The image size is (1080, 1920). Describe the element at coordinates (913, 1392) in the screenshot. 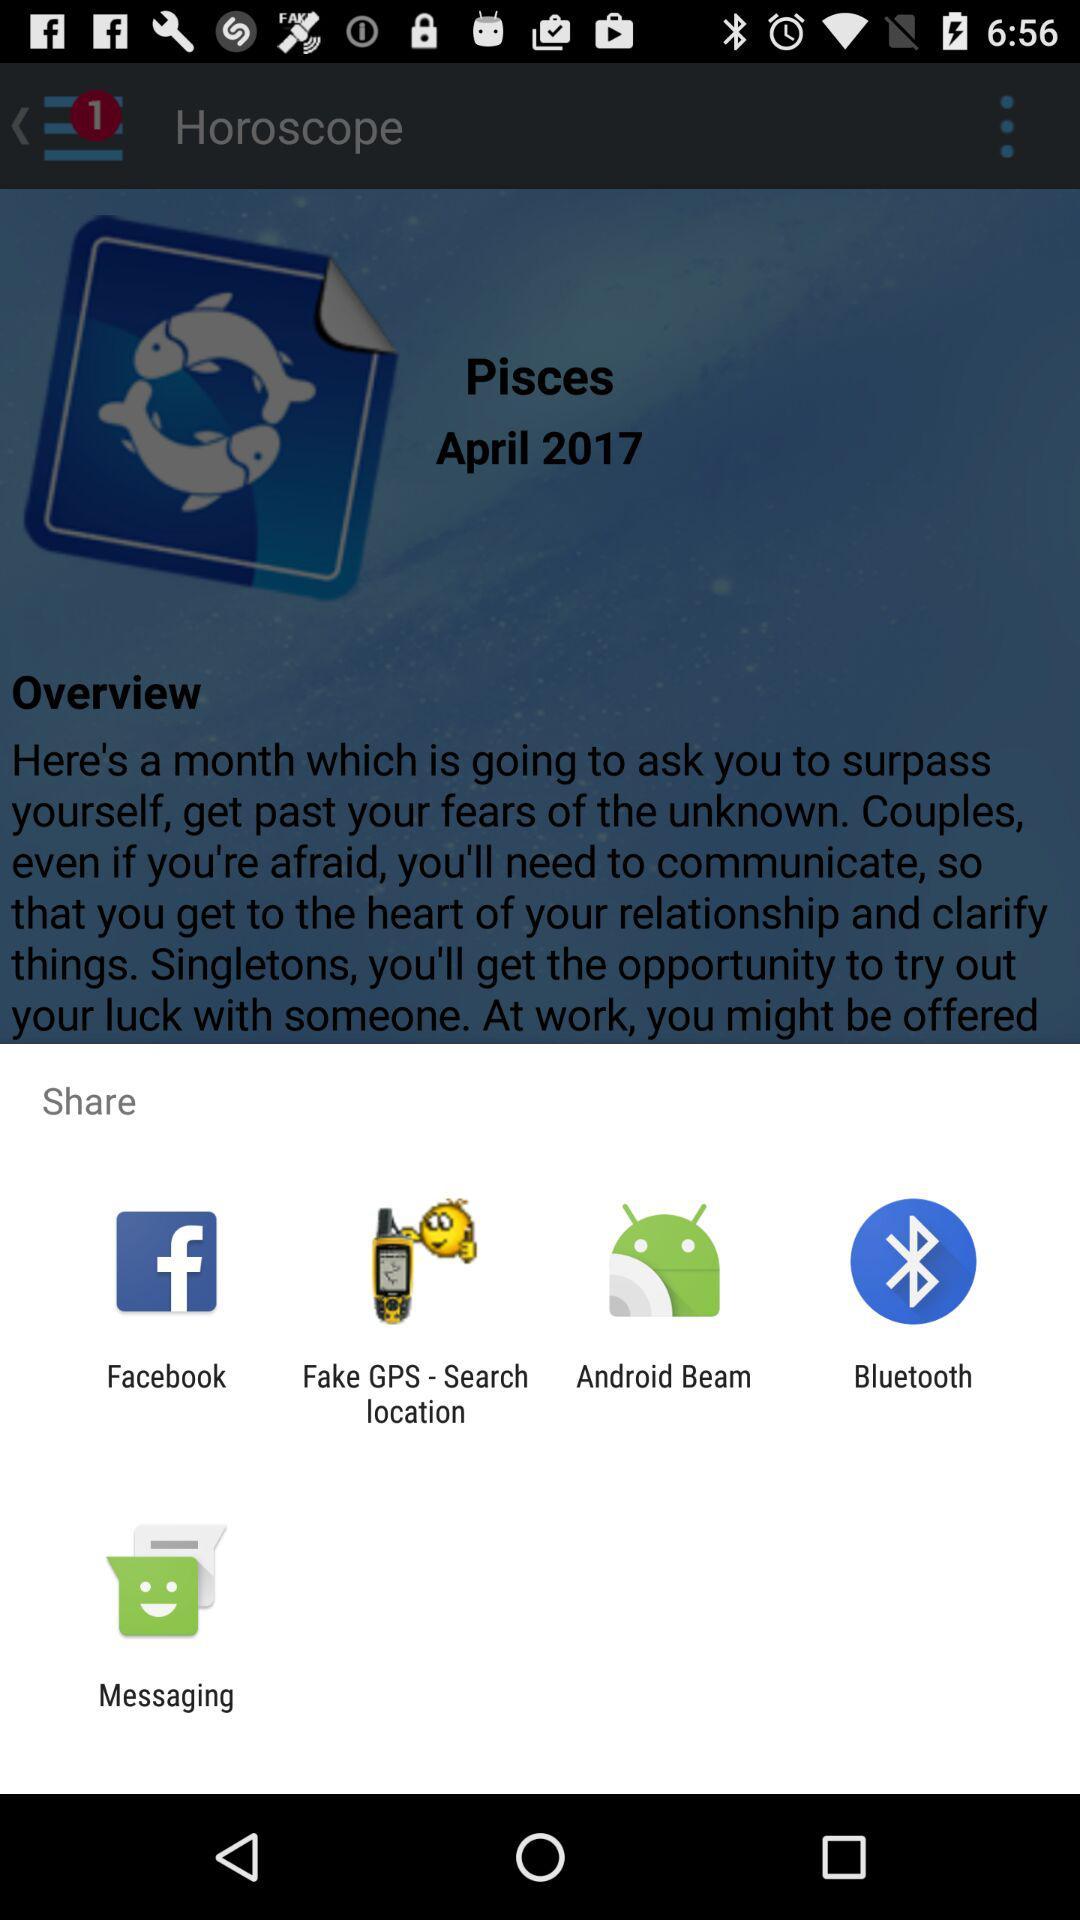

I see `the app next to android beam app` at that location.